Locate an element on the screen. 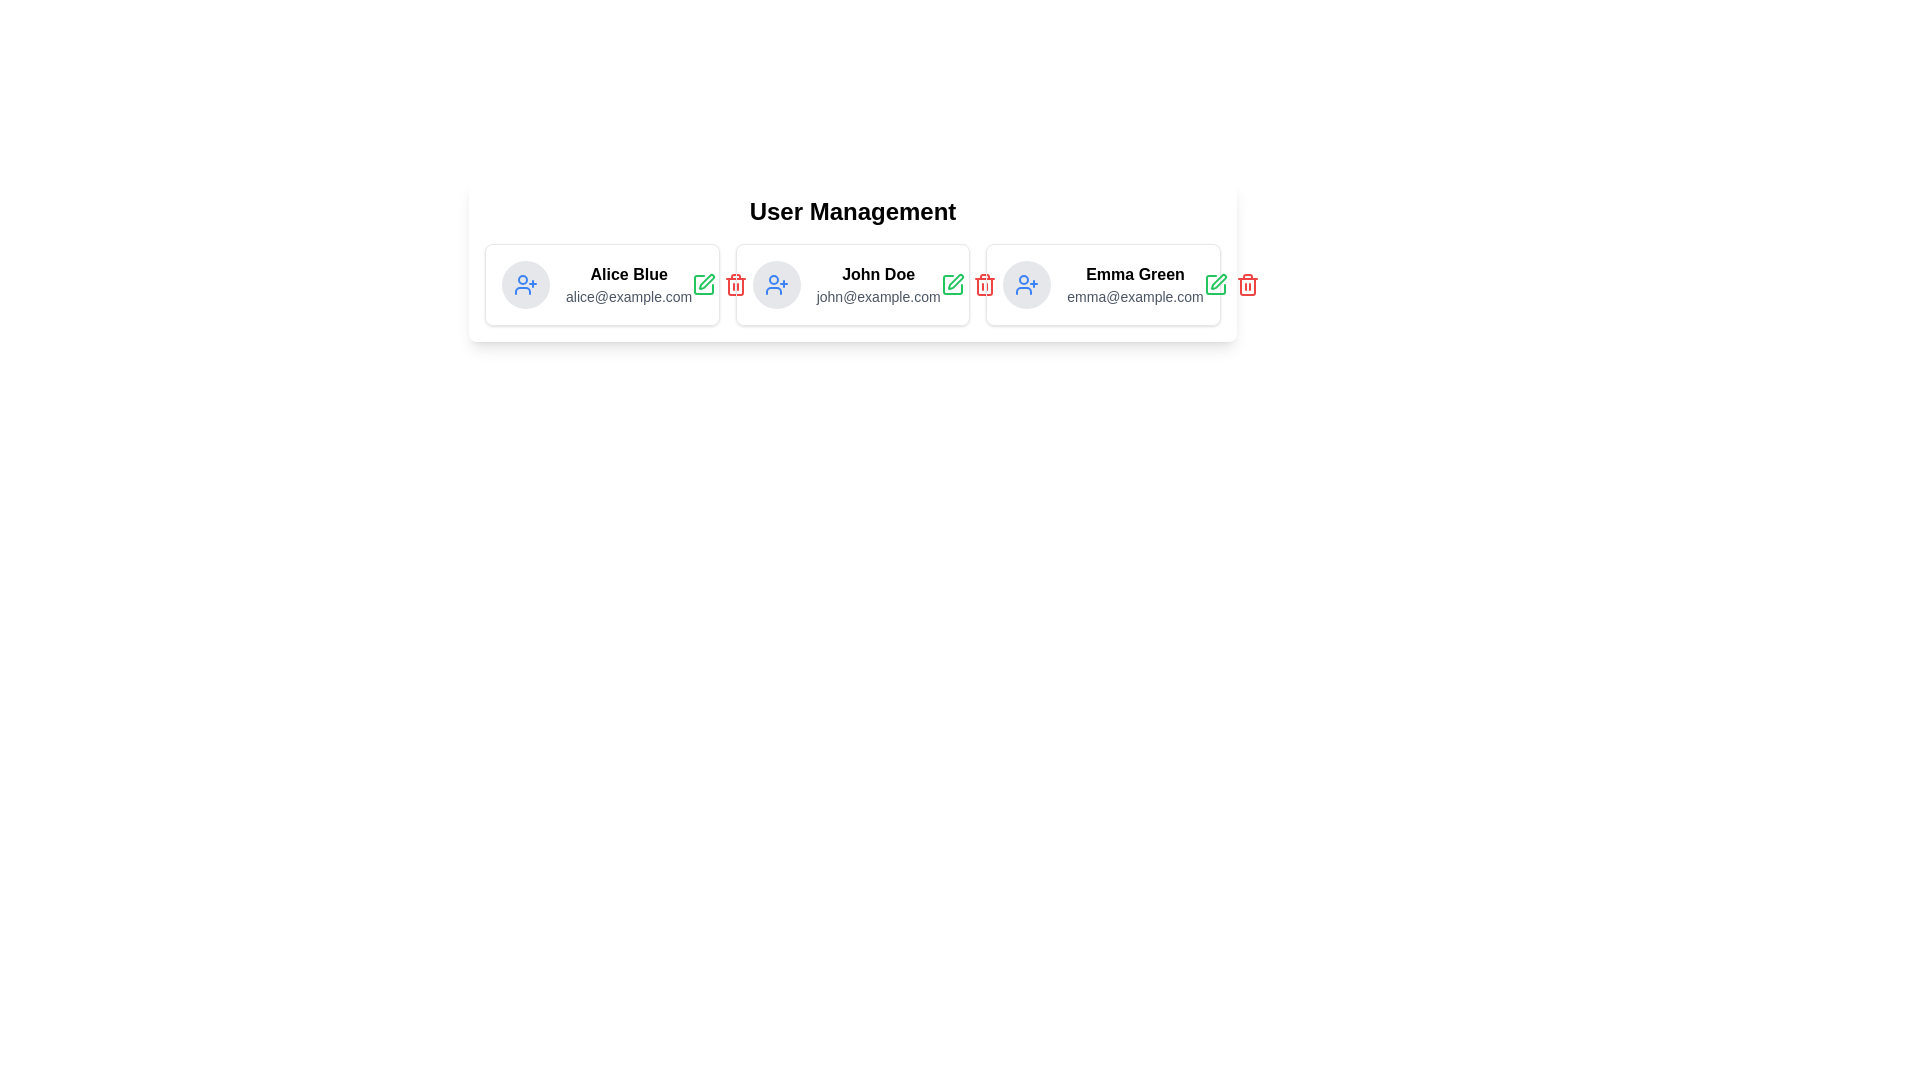 Image resolution: width=1920 pixels, height=1080 pixels. the Informational Display element containing 'Alice Blue' and 'alice@example.com', which is located in the first section of the user list, adjacent to user profile and edit icons is located at coordinates (601, 285).